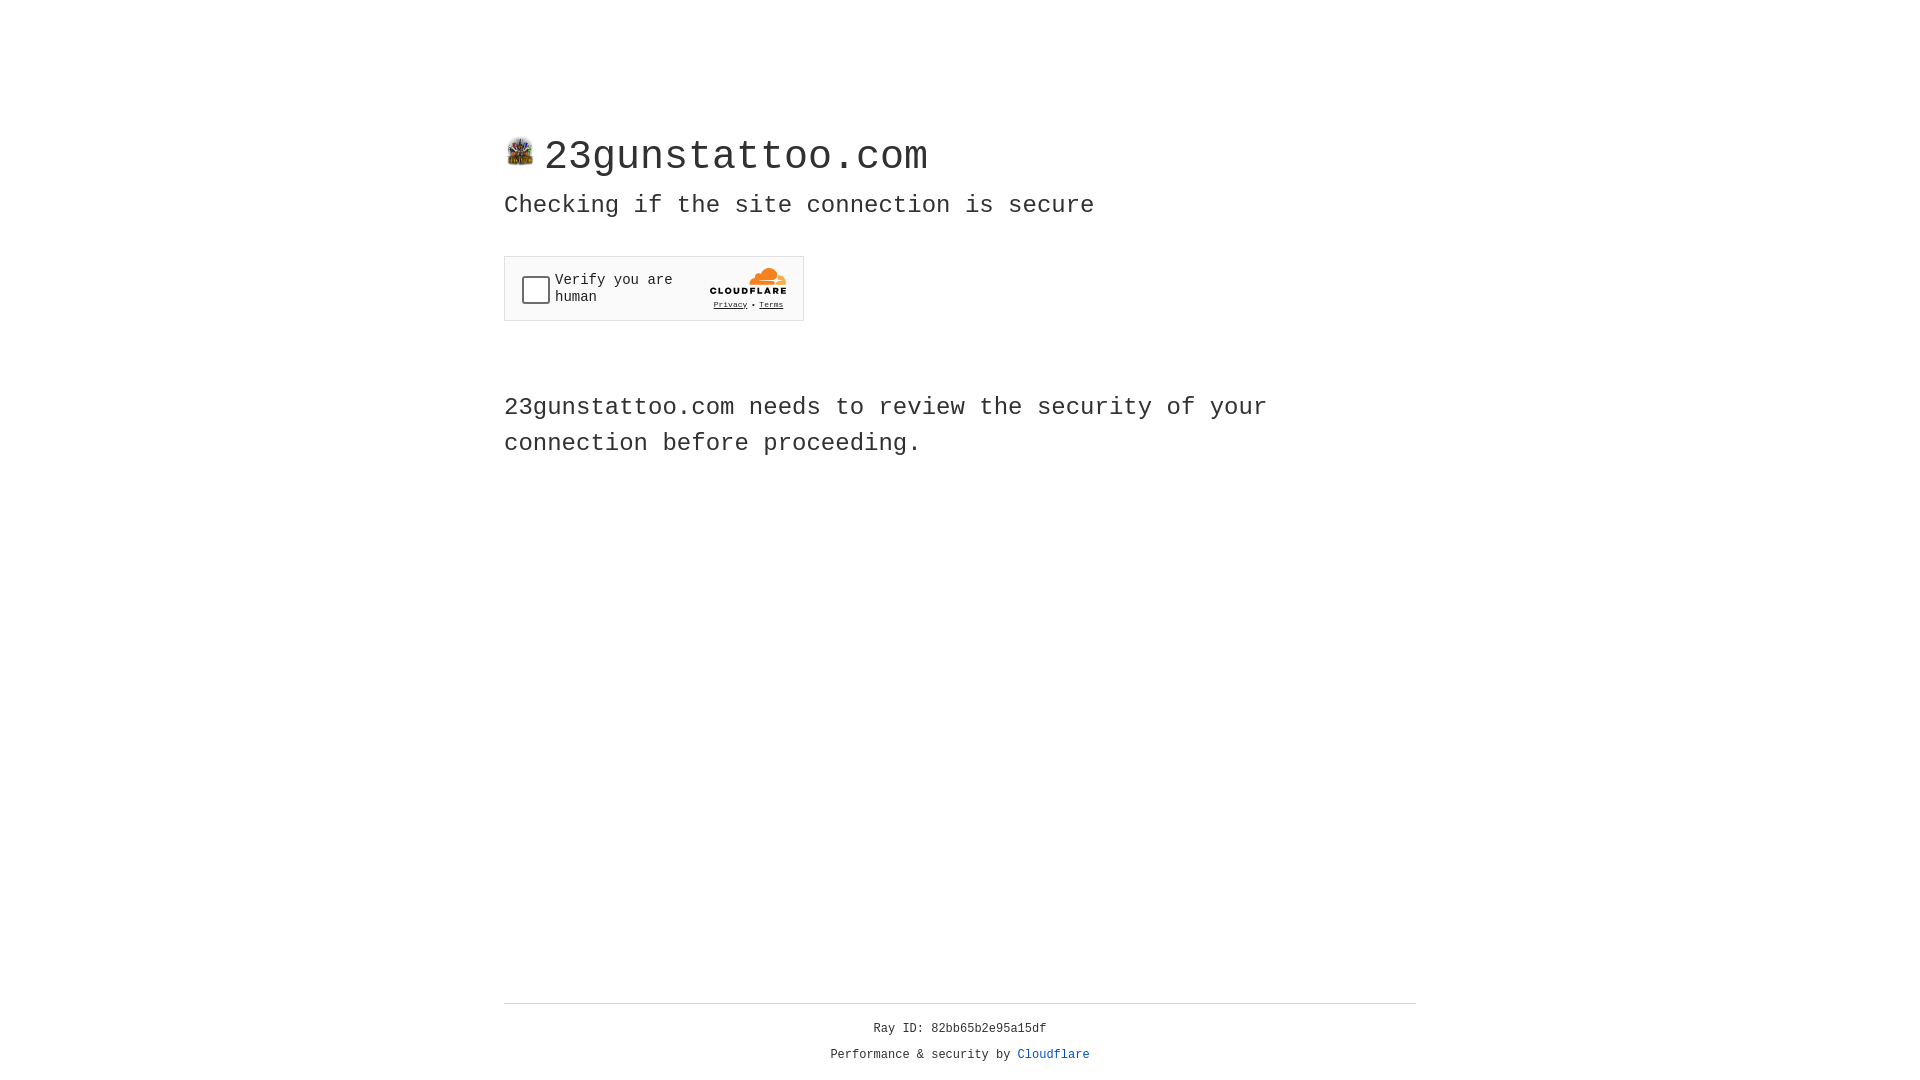 This screenshot has width=1920, height=1080. Describe the element at coordinates (653, 288) in the screenshot. I see `'Widget containing a Cloudflare security challenge'` at that location.